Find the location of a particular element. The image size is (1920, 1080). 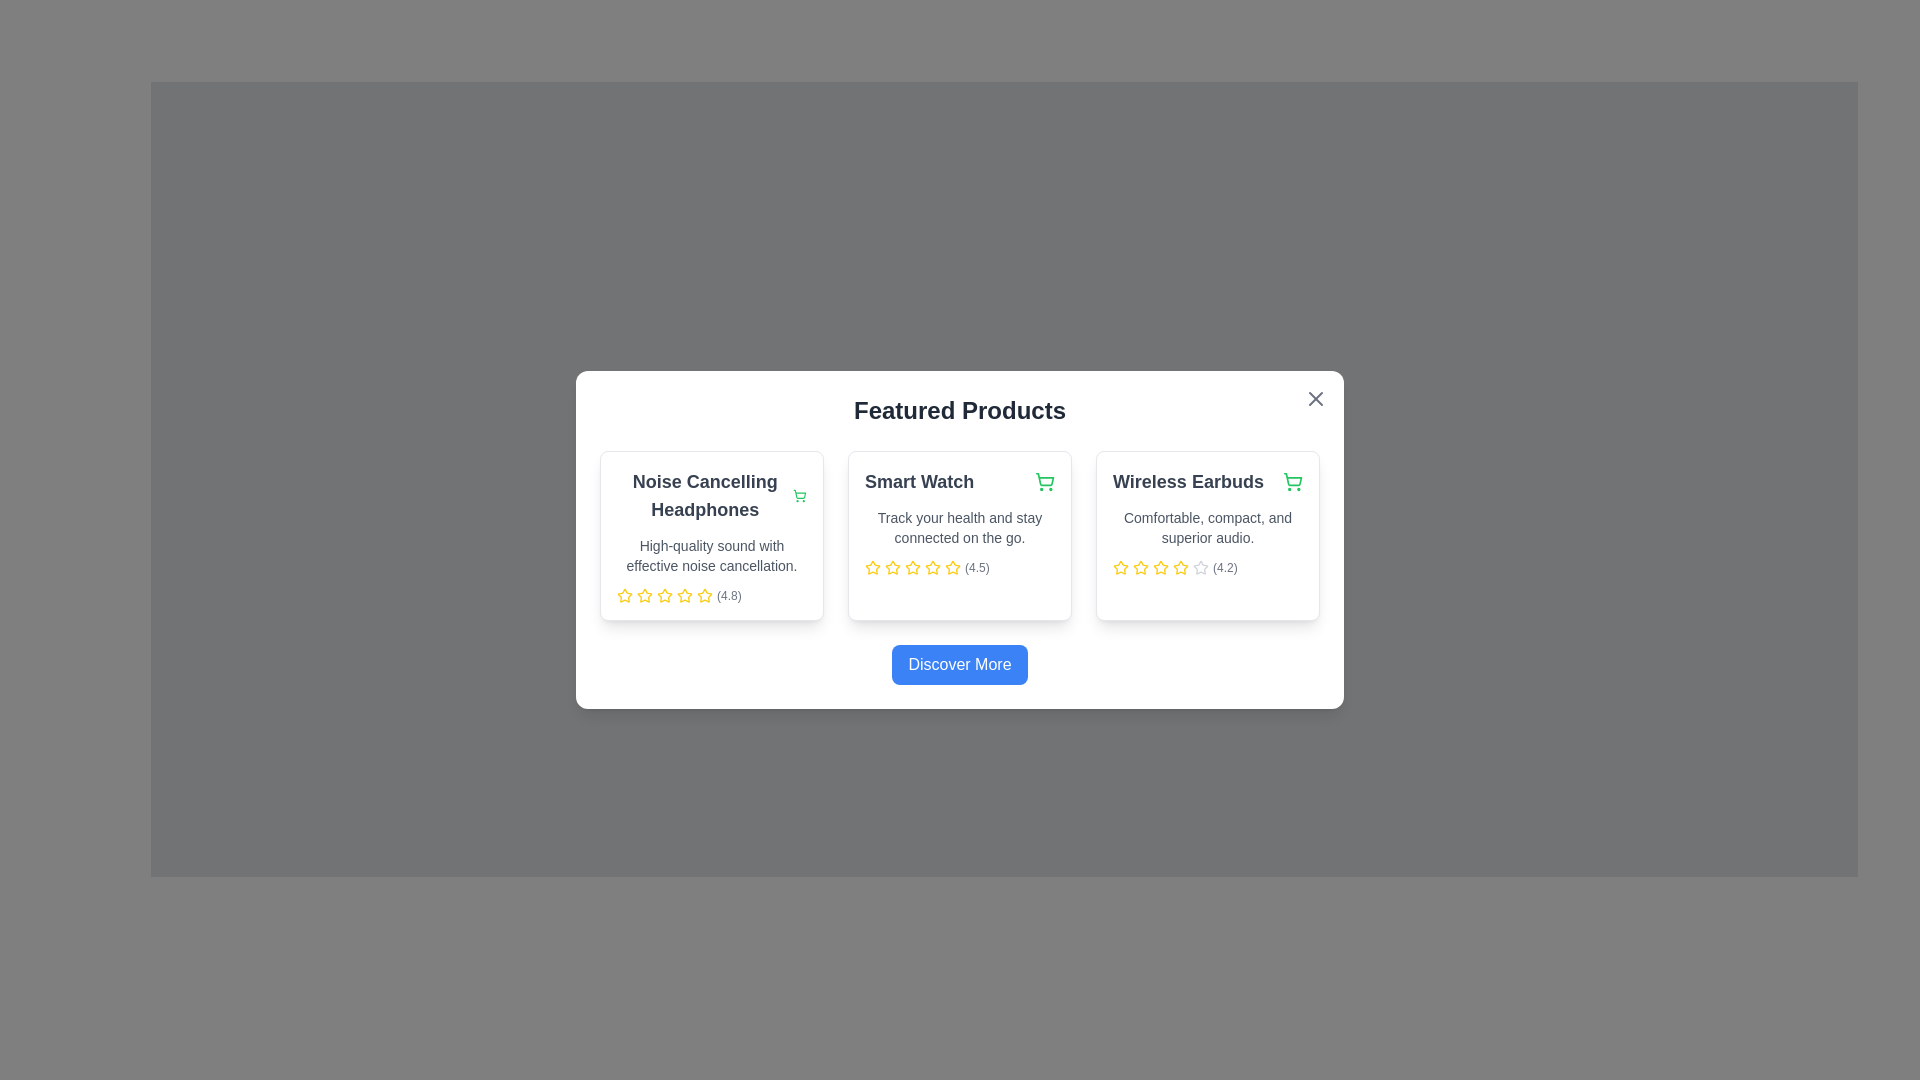

the shopping cart icon button located to the right of the 'Wireless Earbuds' title in the 'Featured Products' section is located at coordinates (1292, 482).